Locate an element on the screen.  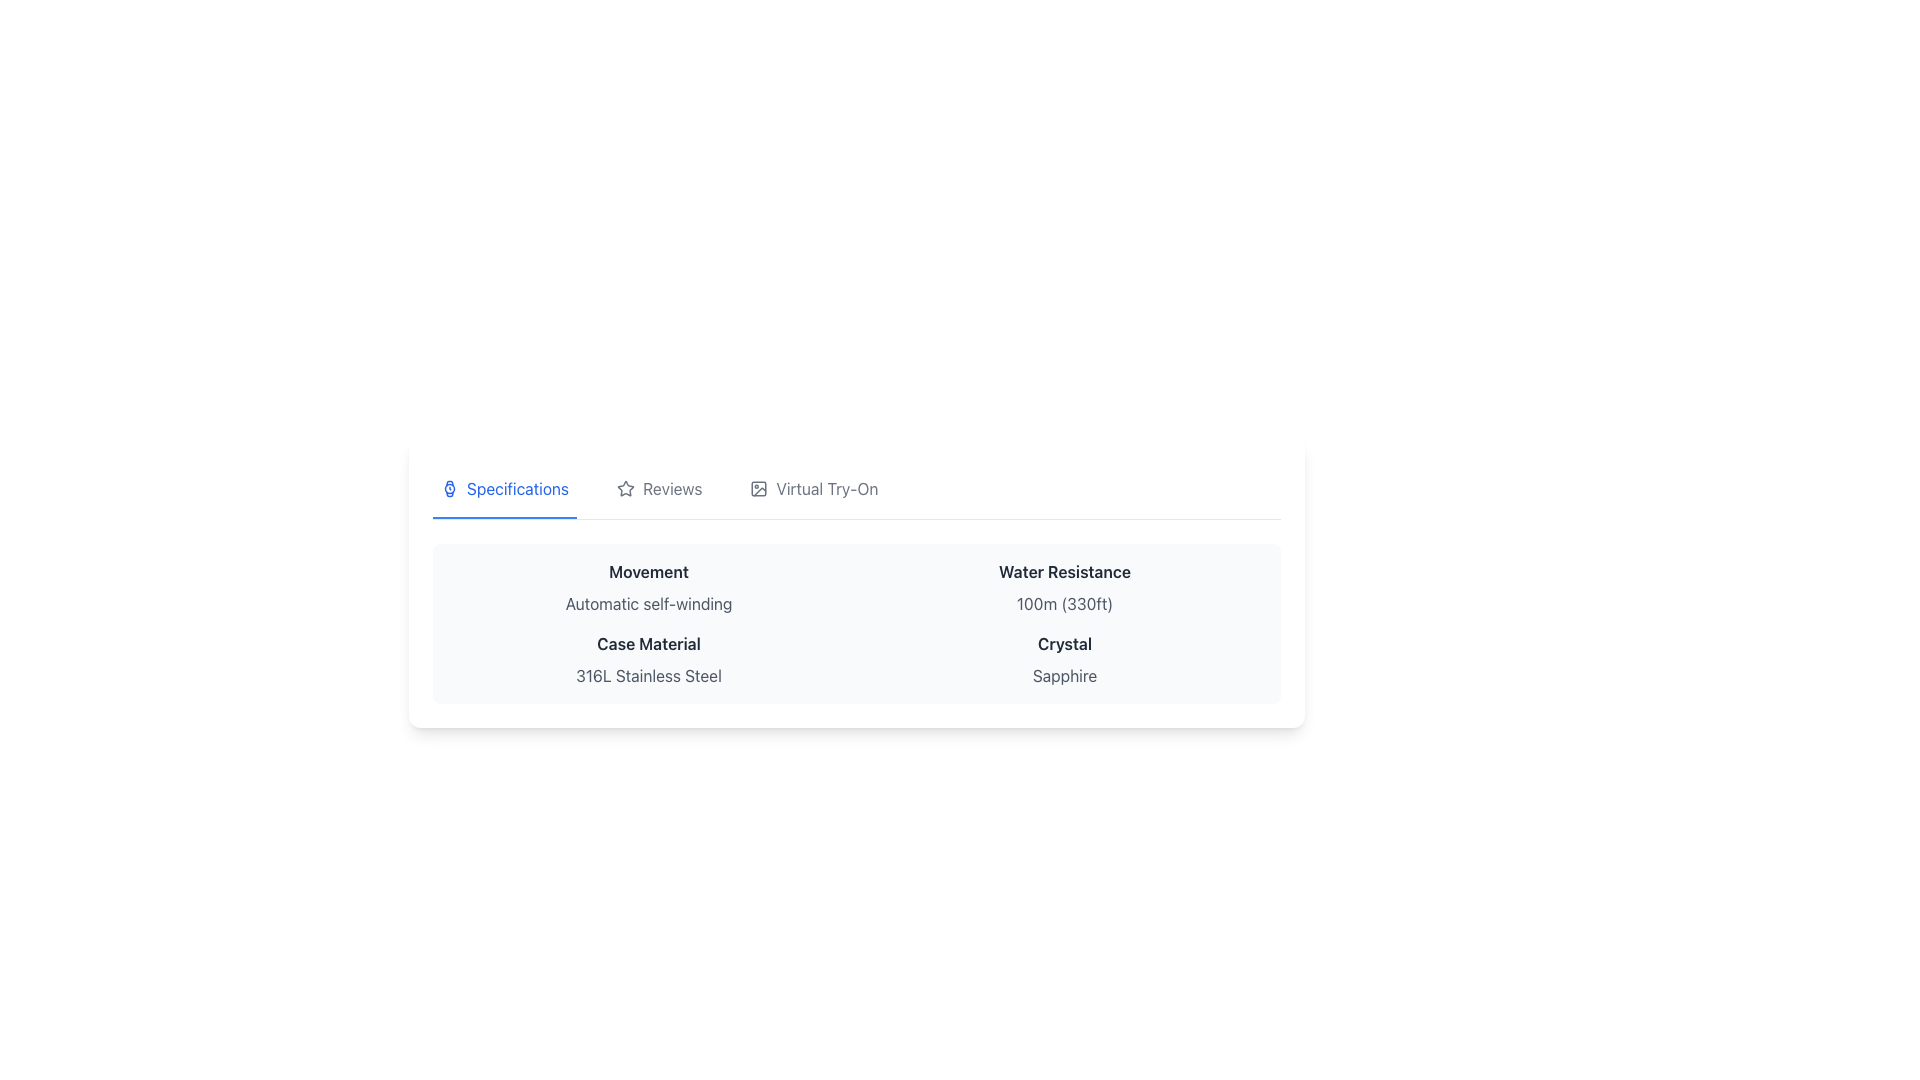
informational text block that states the material of the case, which is '316L Stainless Steel', located in the left column, third row of the grid layout is located at coordinates (648, 659).